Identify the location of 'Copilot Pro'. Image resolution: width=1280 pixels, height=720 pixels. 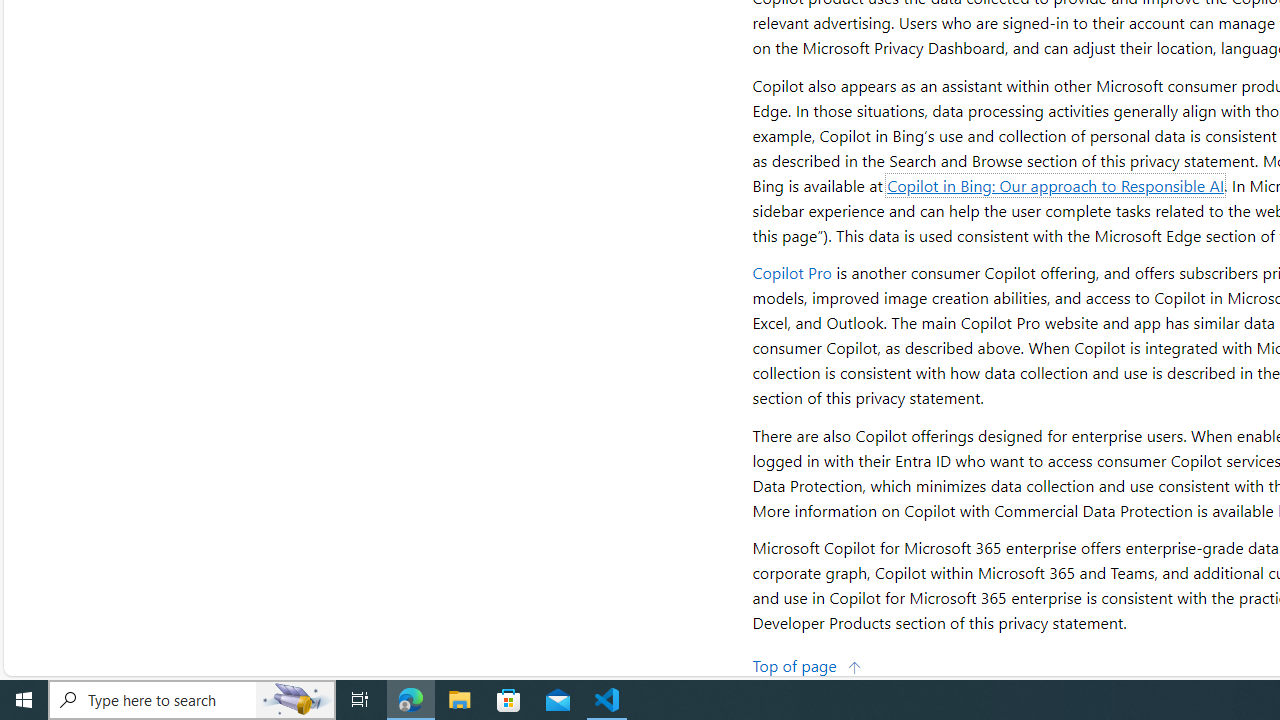
(791, 272).